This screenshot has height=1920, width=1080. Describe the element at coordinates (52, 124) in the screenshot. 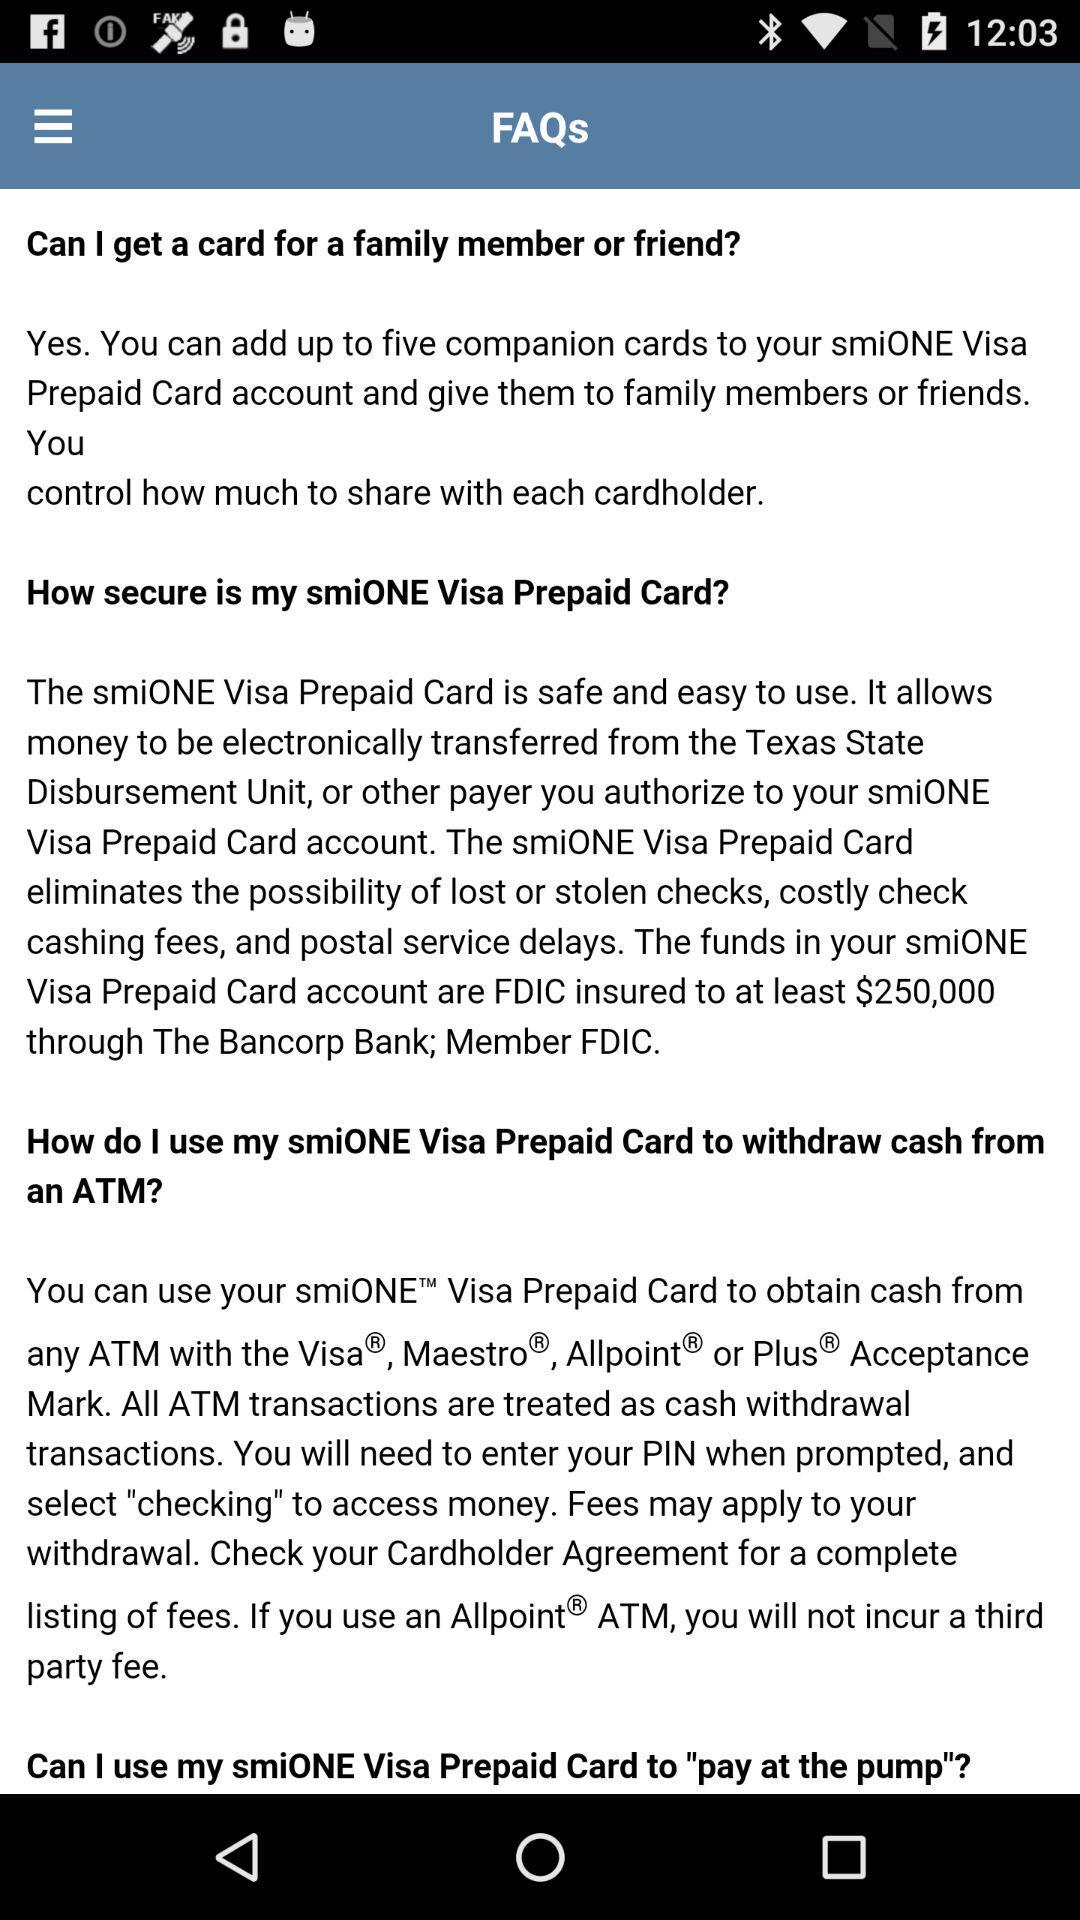

I see `menu bar` at that location.